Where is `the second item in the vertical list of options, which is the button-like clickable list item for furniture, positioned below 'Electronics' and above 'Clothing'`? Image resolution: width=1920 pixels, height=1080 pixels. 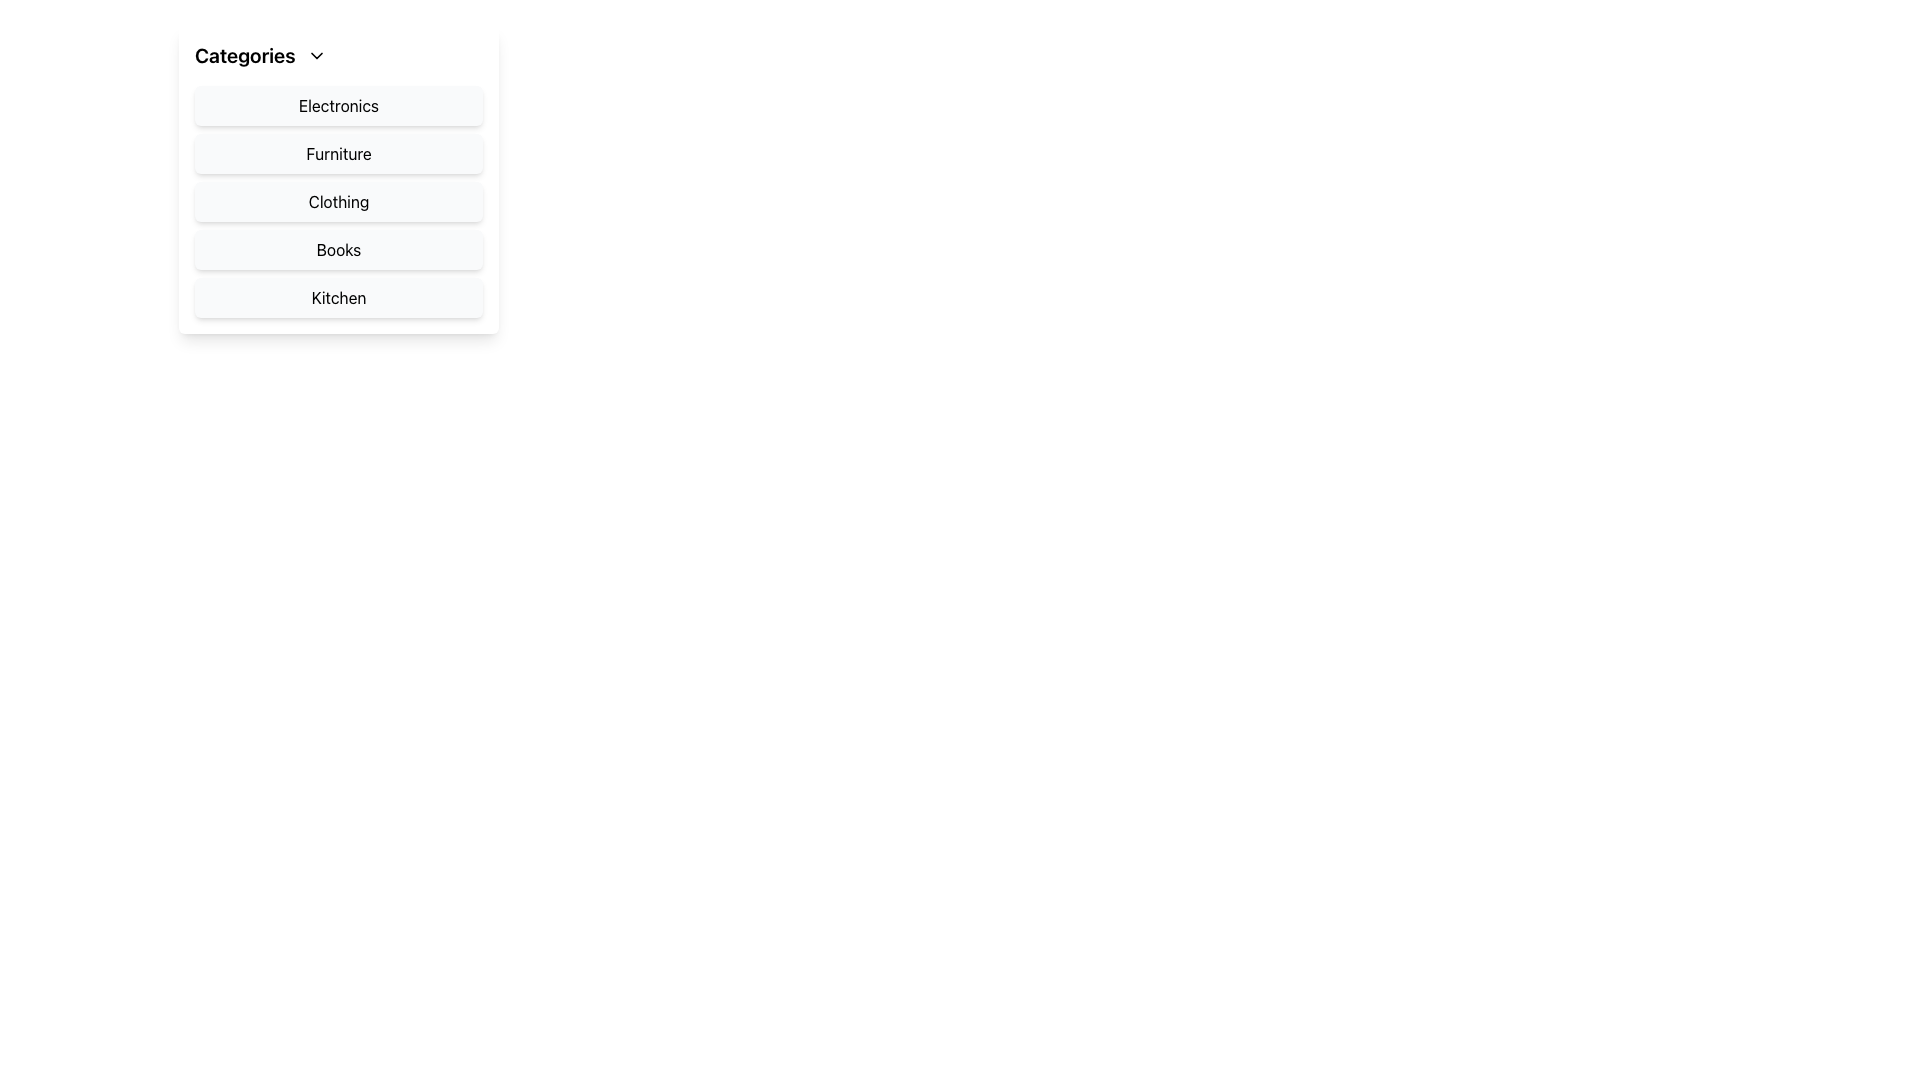 the second item in the vertical list of options, which is the button-like clickable list item for furniture, positioned below 'Electronics' and above 'Clothing' is located at coordinates (339, 153).